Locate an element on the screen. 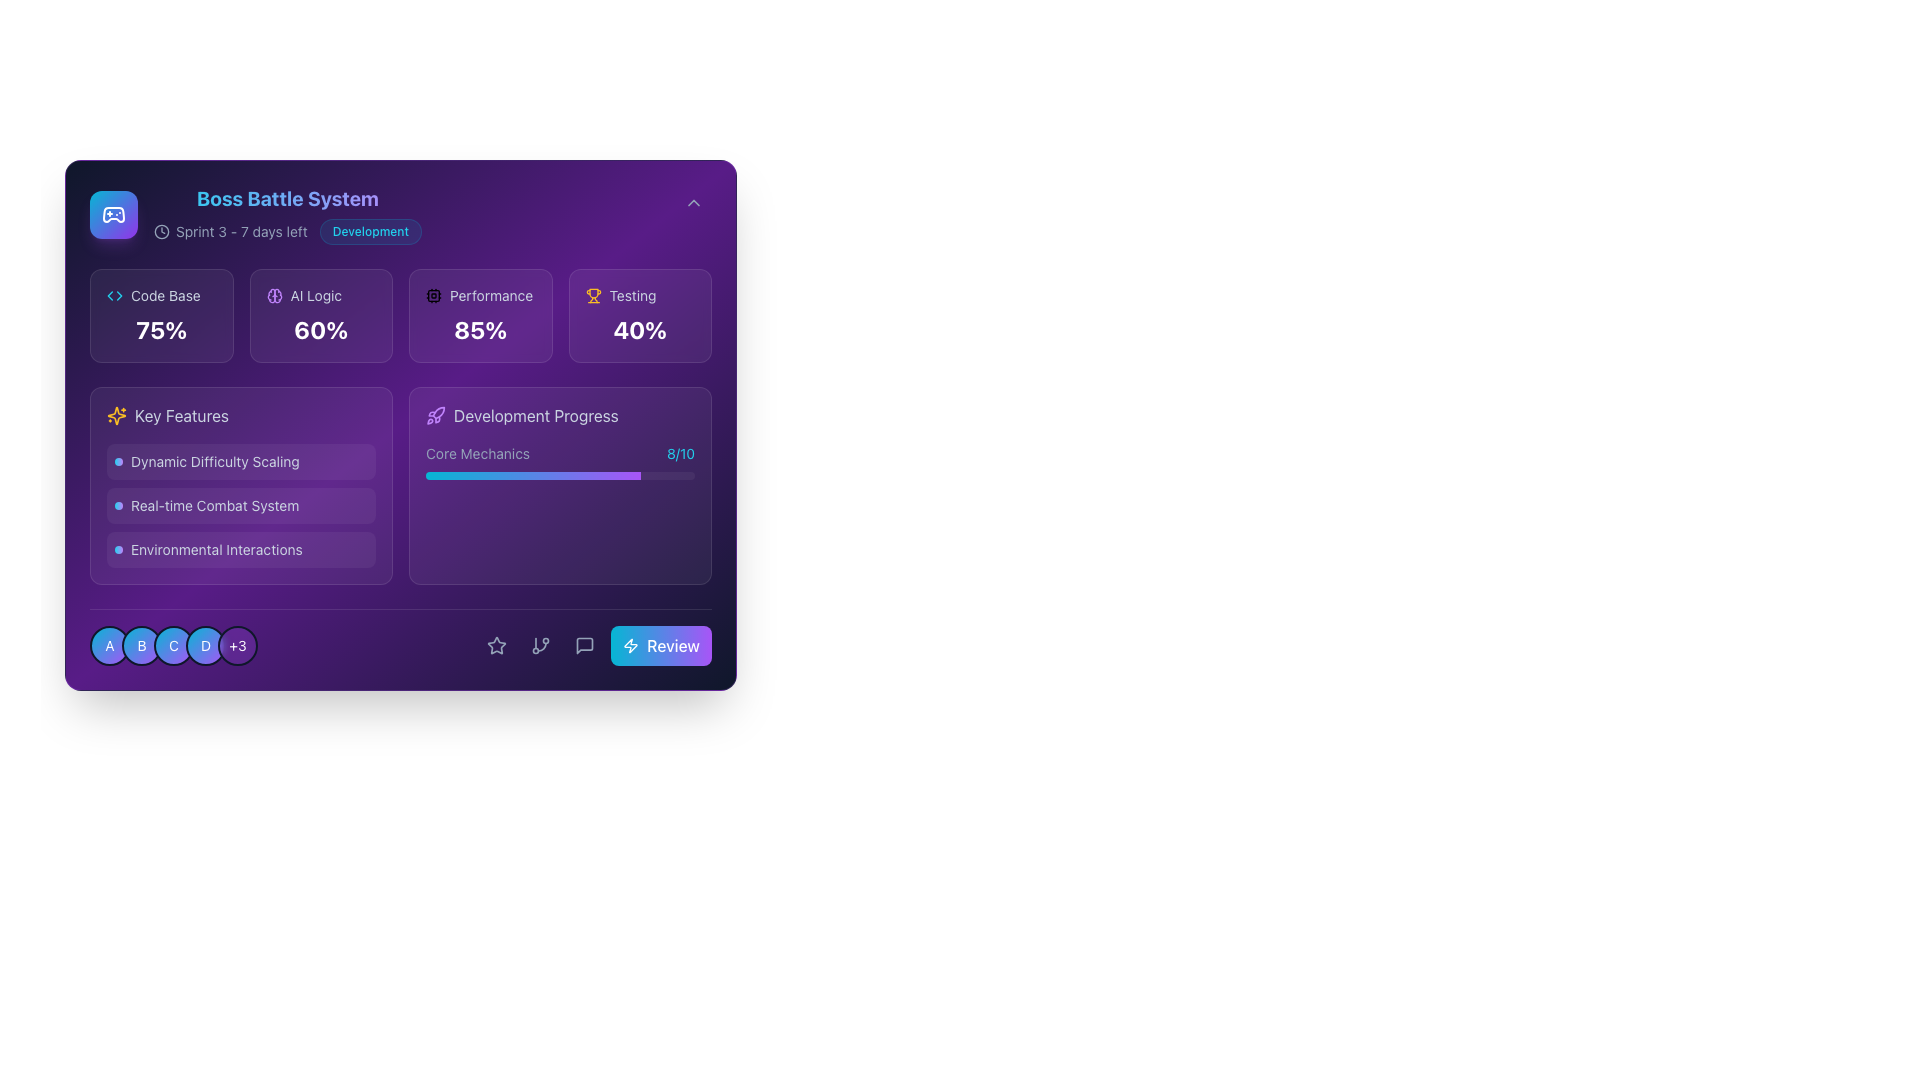 This screenshot has width=1920, height=1080. the button located at the bottom-right edge of the purple card-like section is located at coordinates (661, 645).